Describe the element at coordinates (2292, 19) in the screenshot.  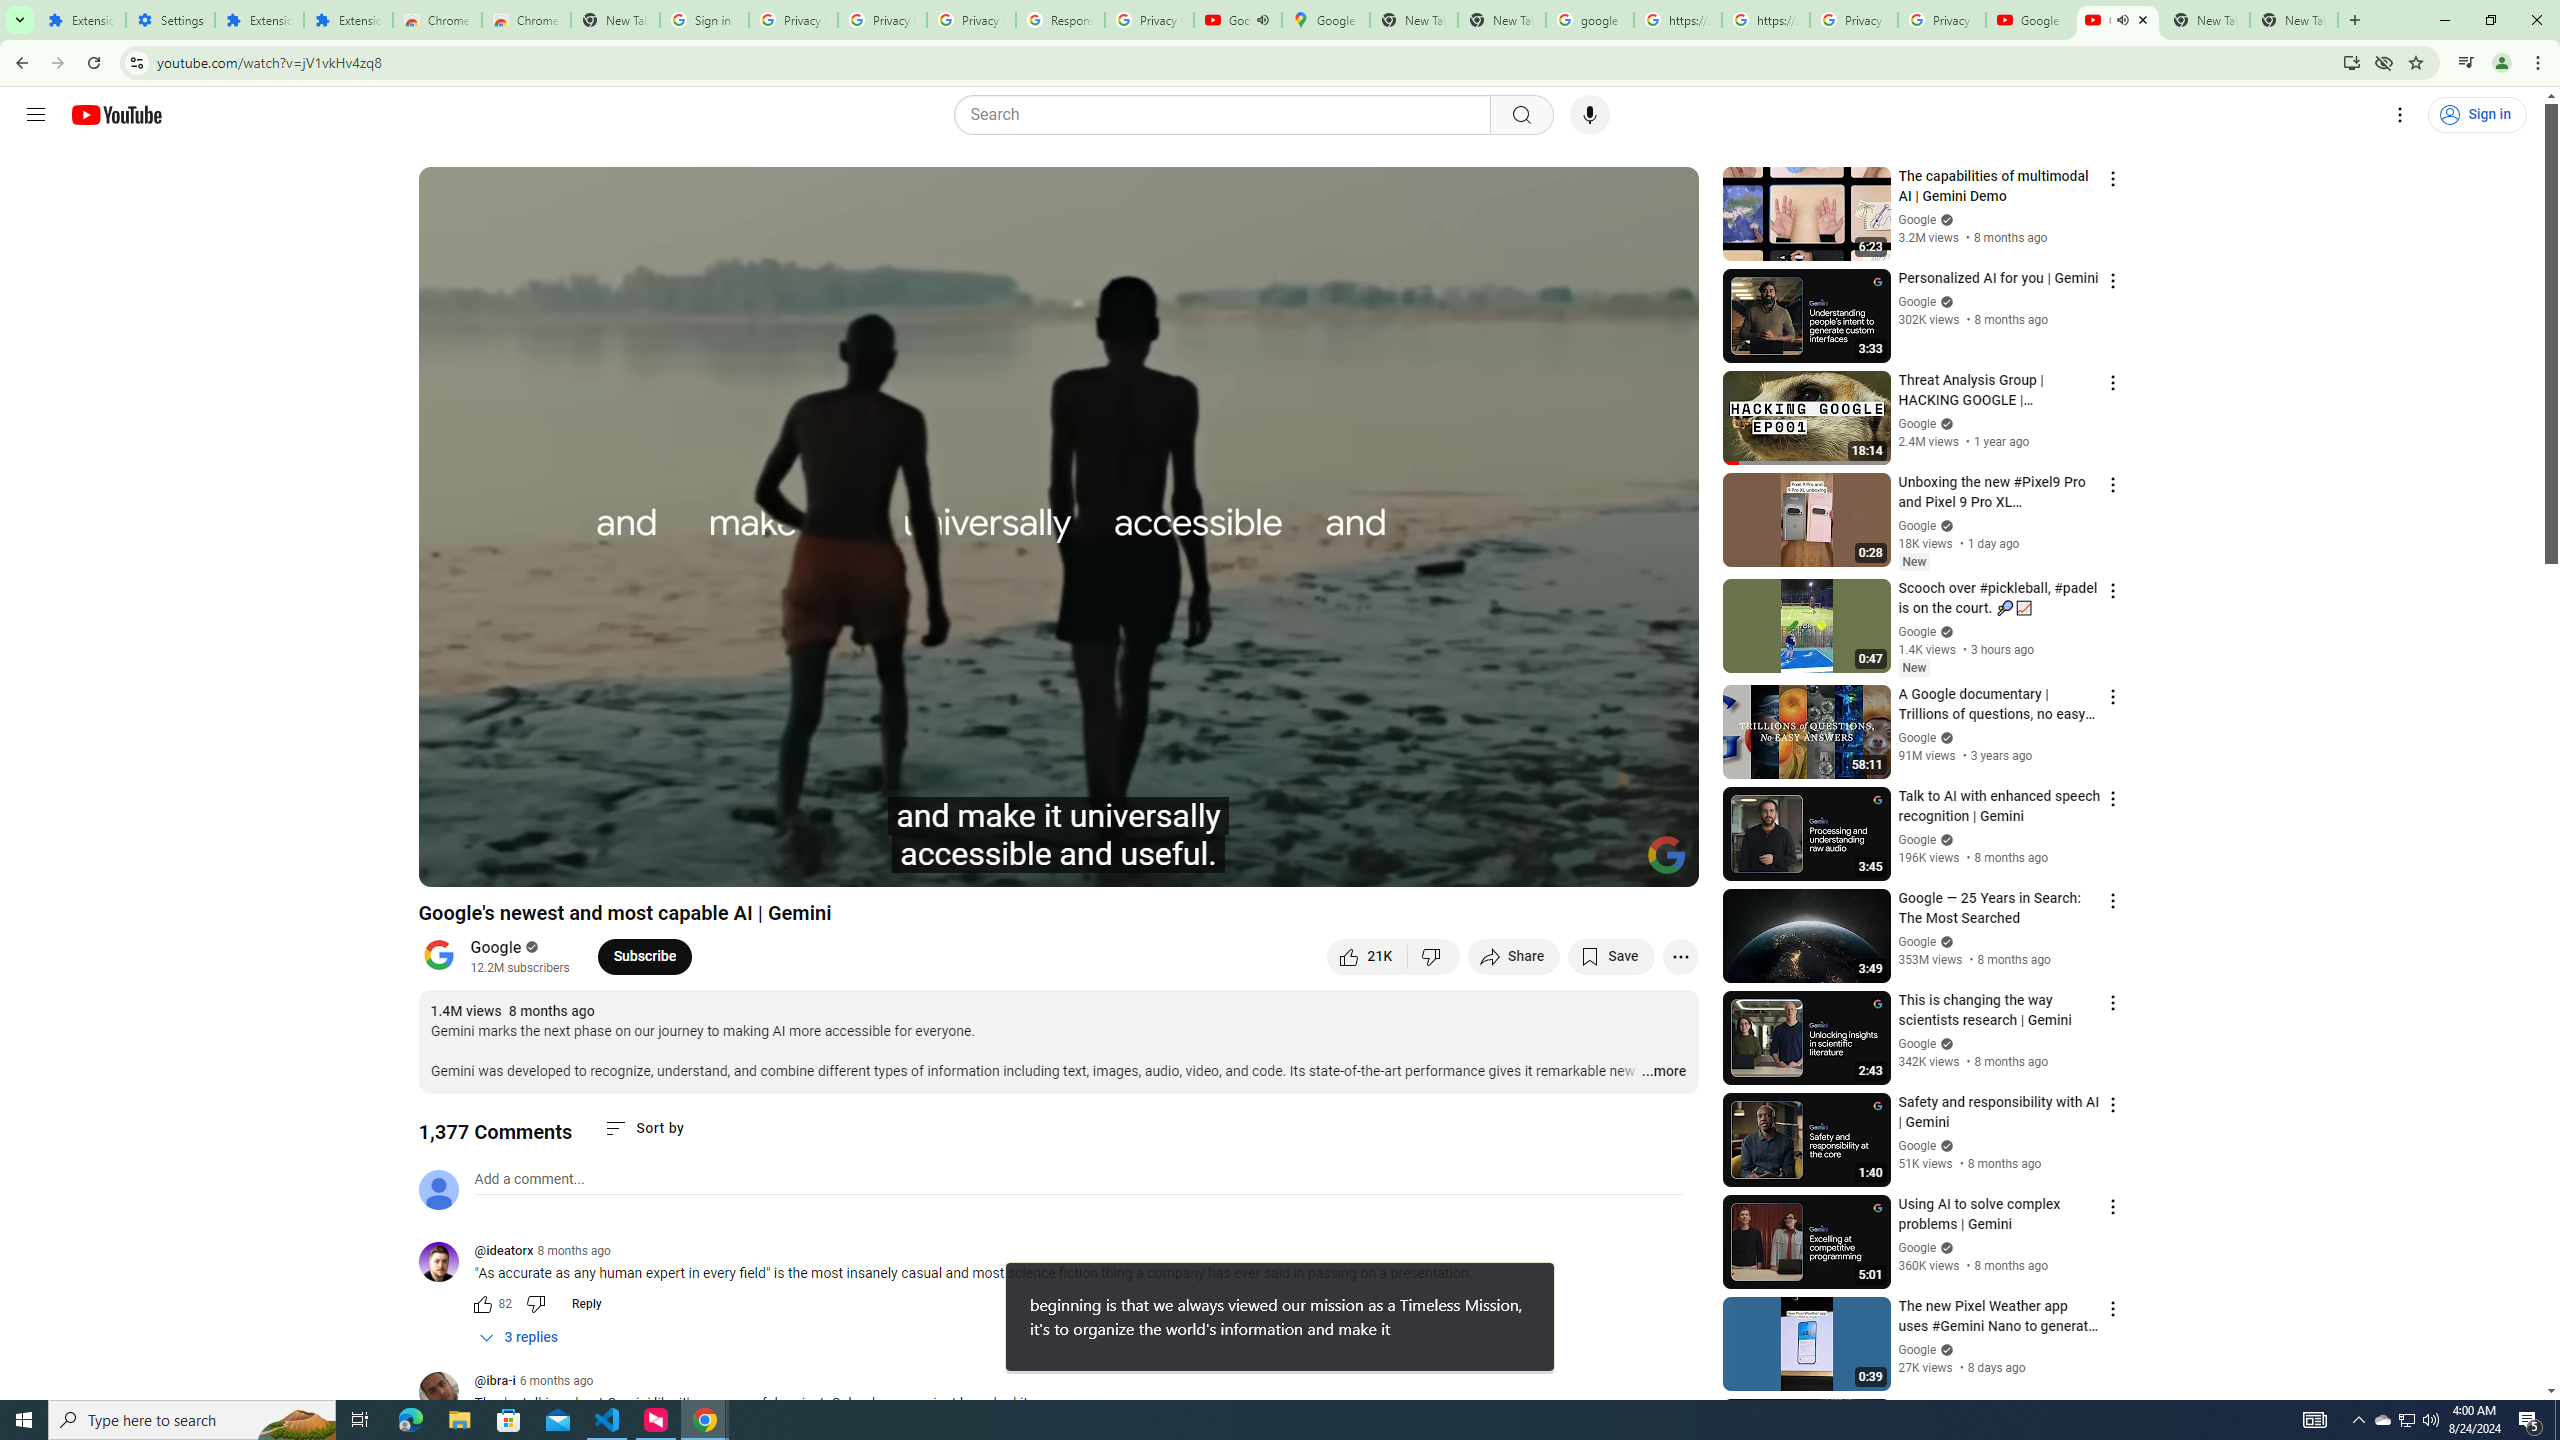
I see `'New Tab'` at that location.